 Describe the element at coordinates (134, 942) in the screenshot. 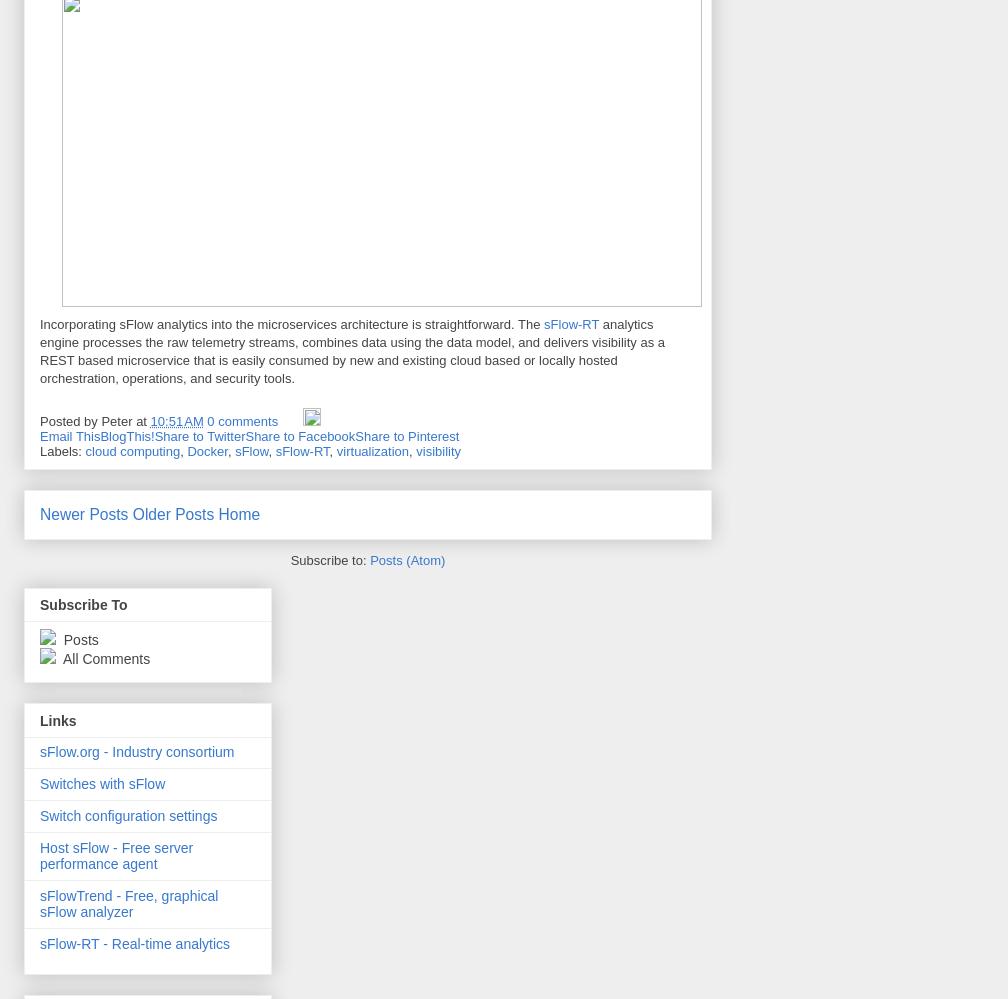

I see `'sFlow-RT - Real-time analytics'` at that location.